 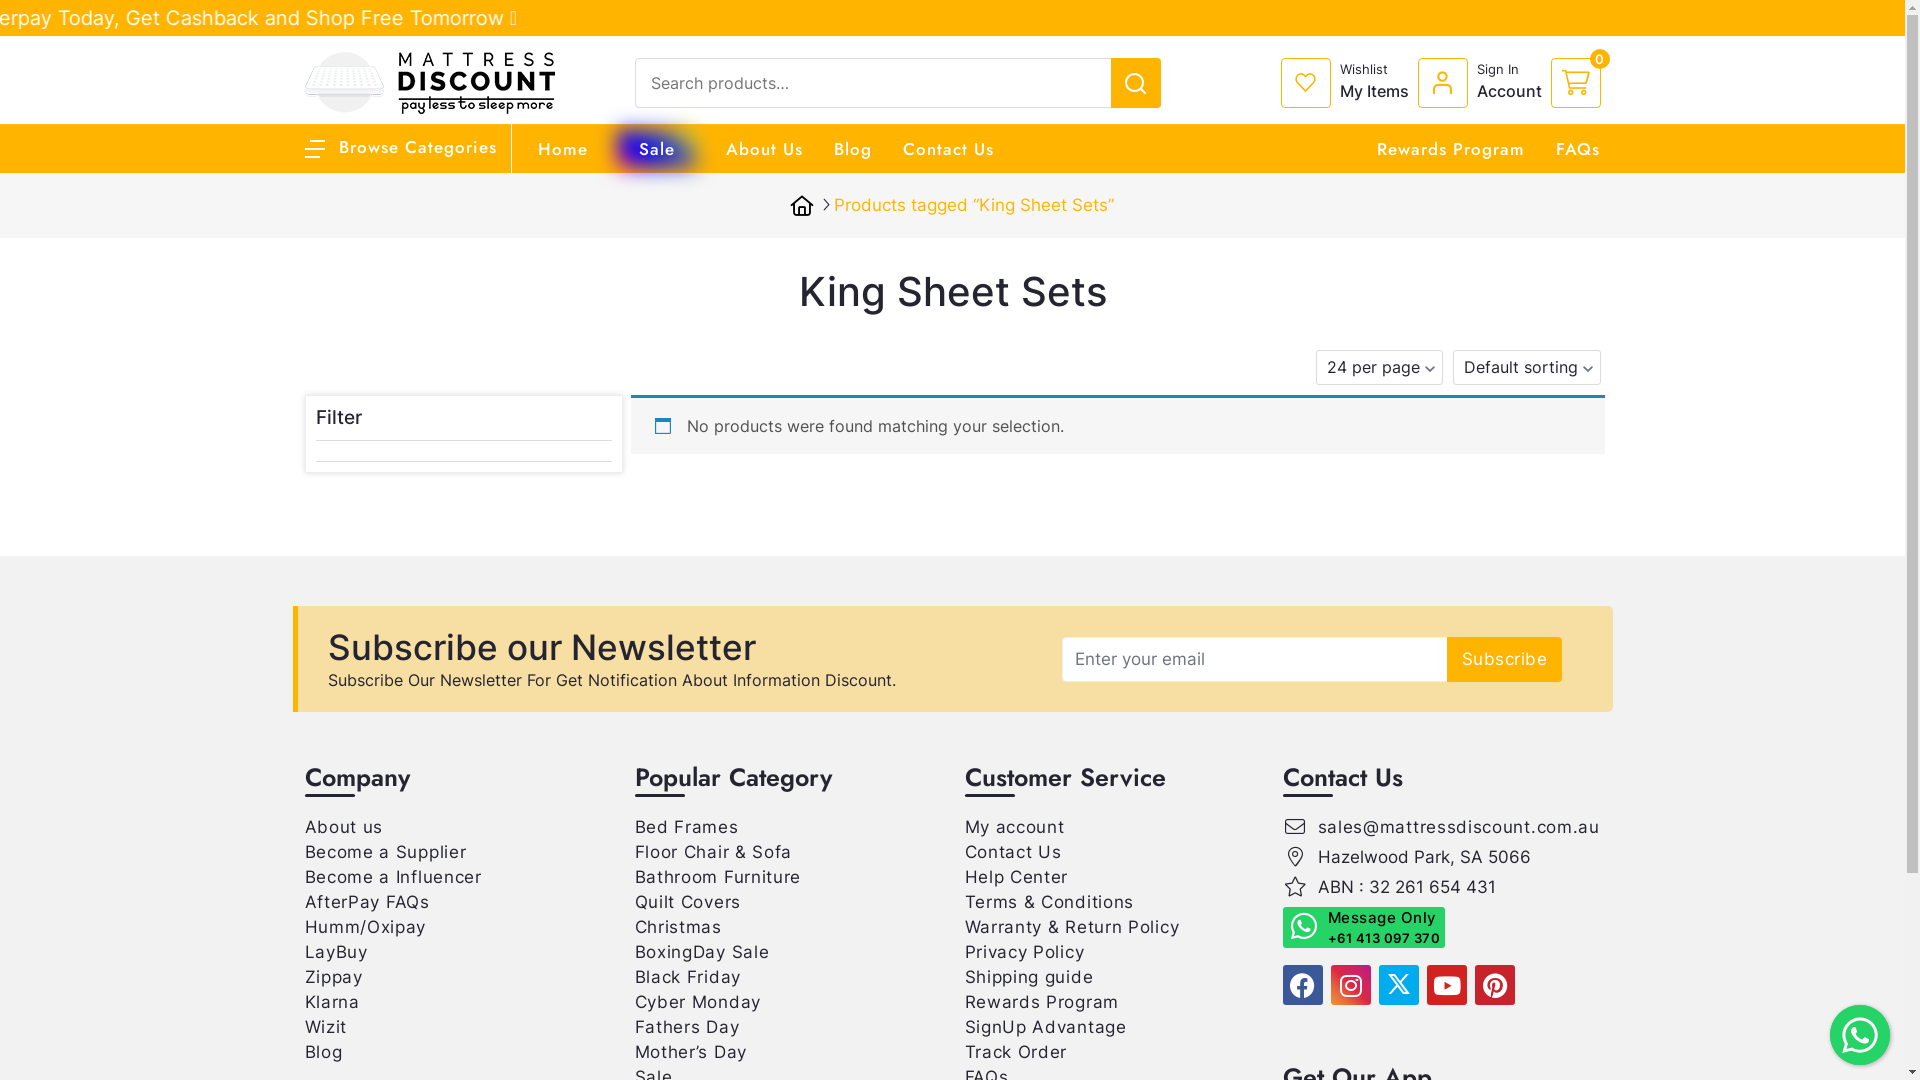 I want to click on 'pinterest', so click(x=1473, y=983).